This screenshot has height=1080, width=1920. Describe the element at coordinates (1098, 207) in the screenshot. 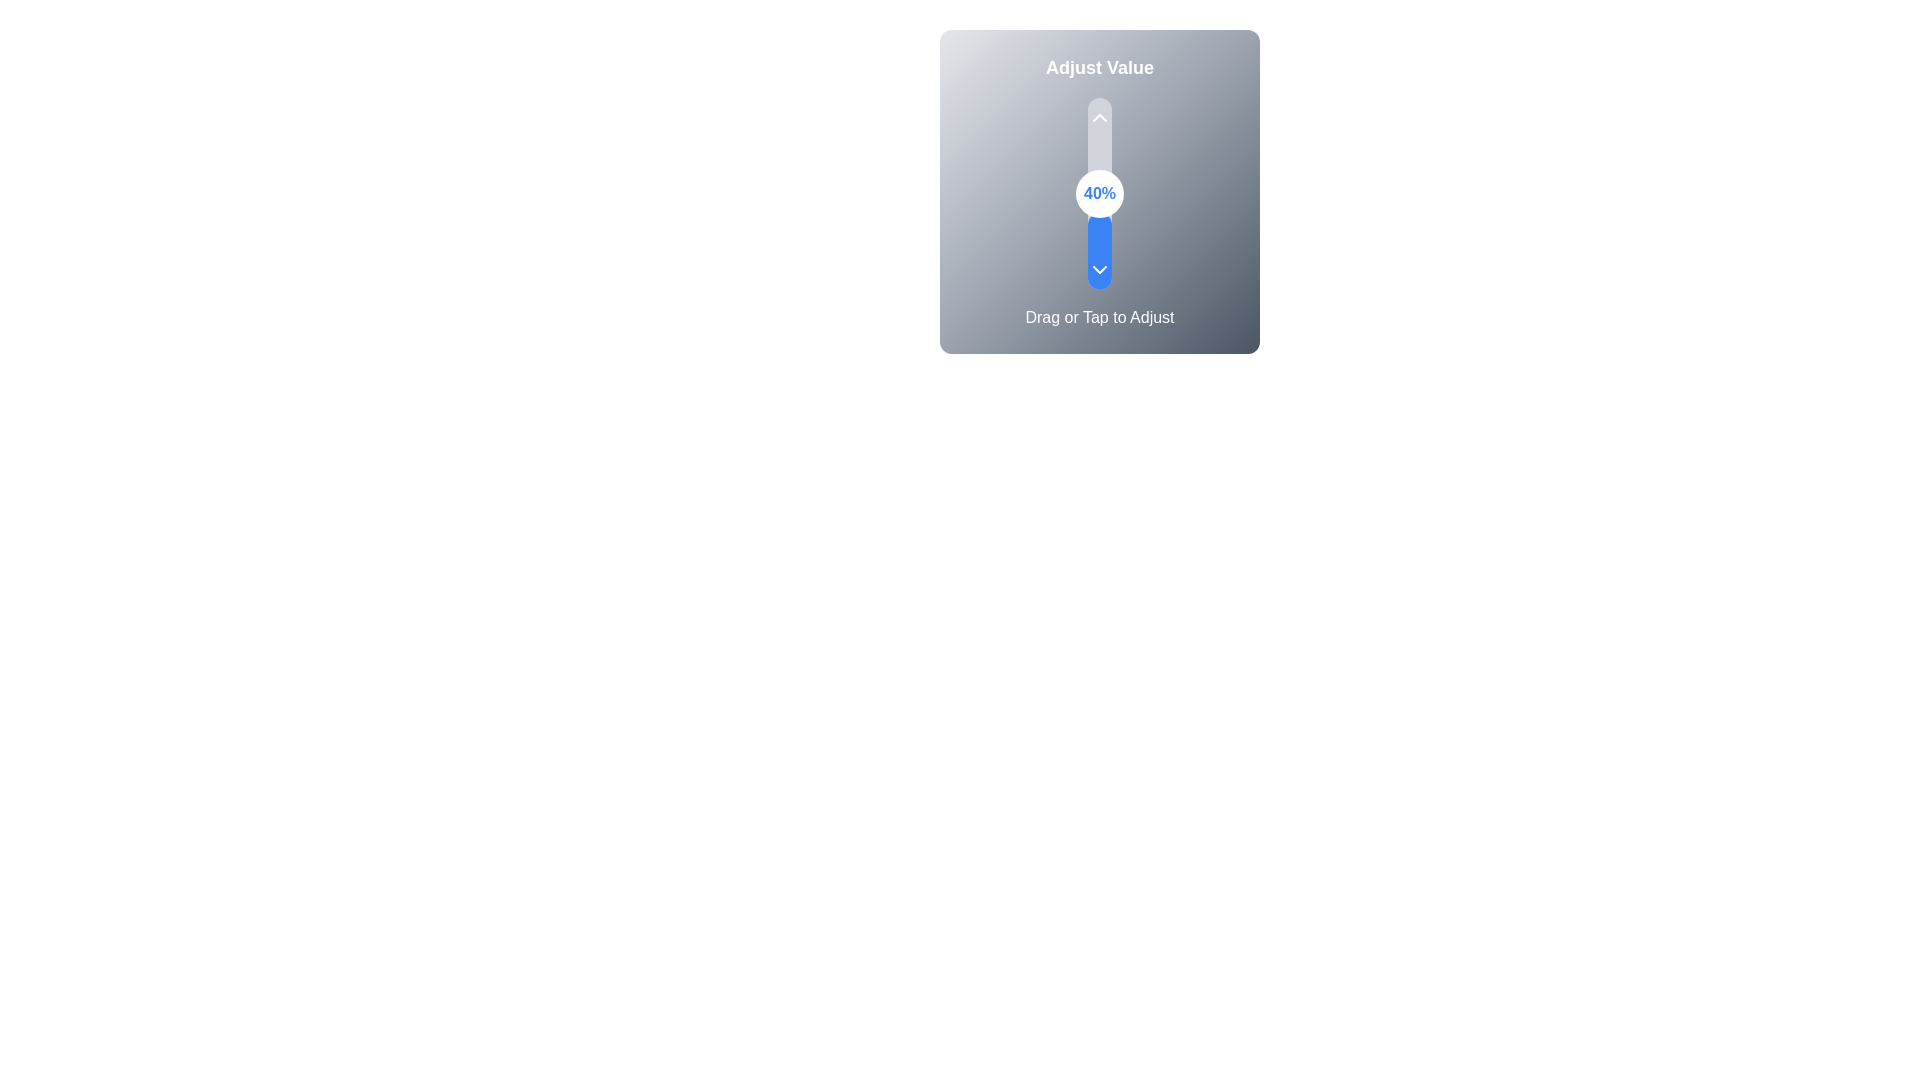

I see `the slider value` at that location.